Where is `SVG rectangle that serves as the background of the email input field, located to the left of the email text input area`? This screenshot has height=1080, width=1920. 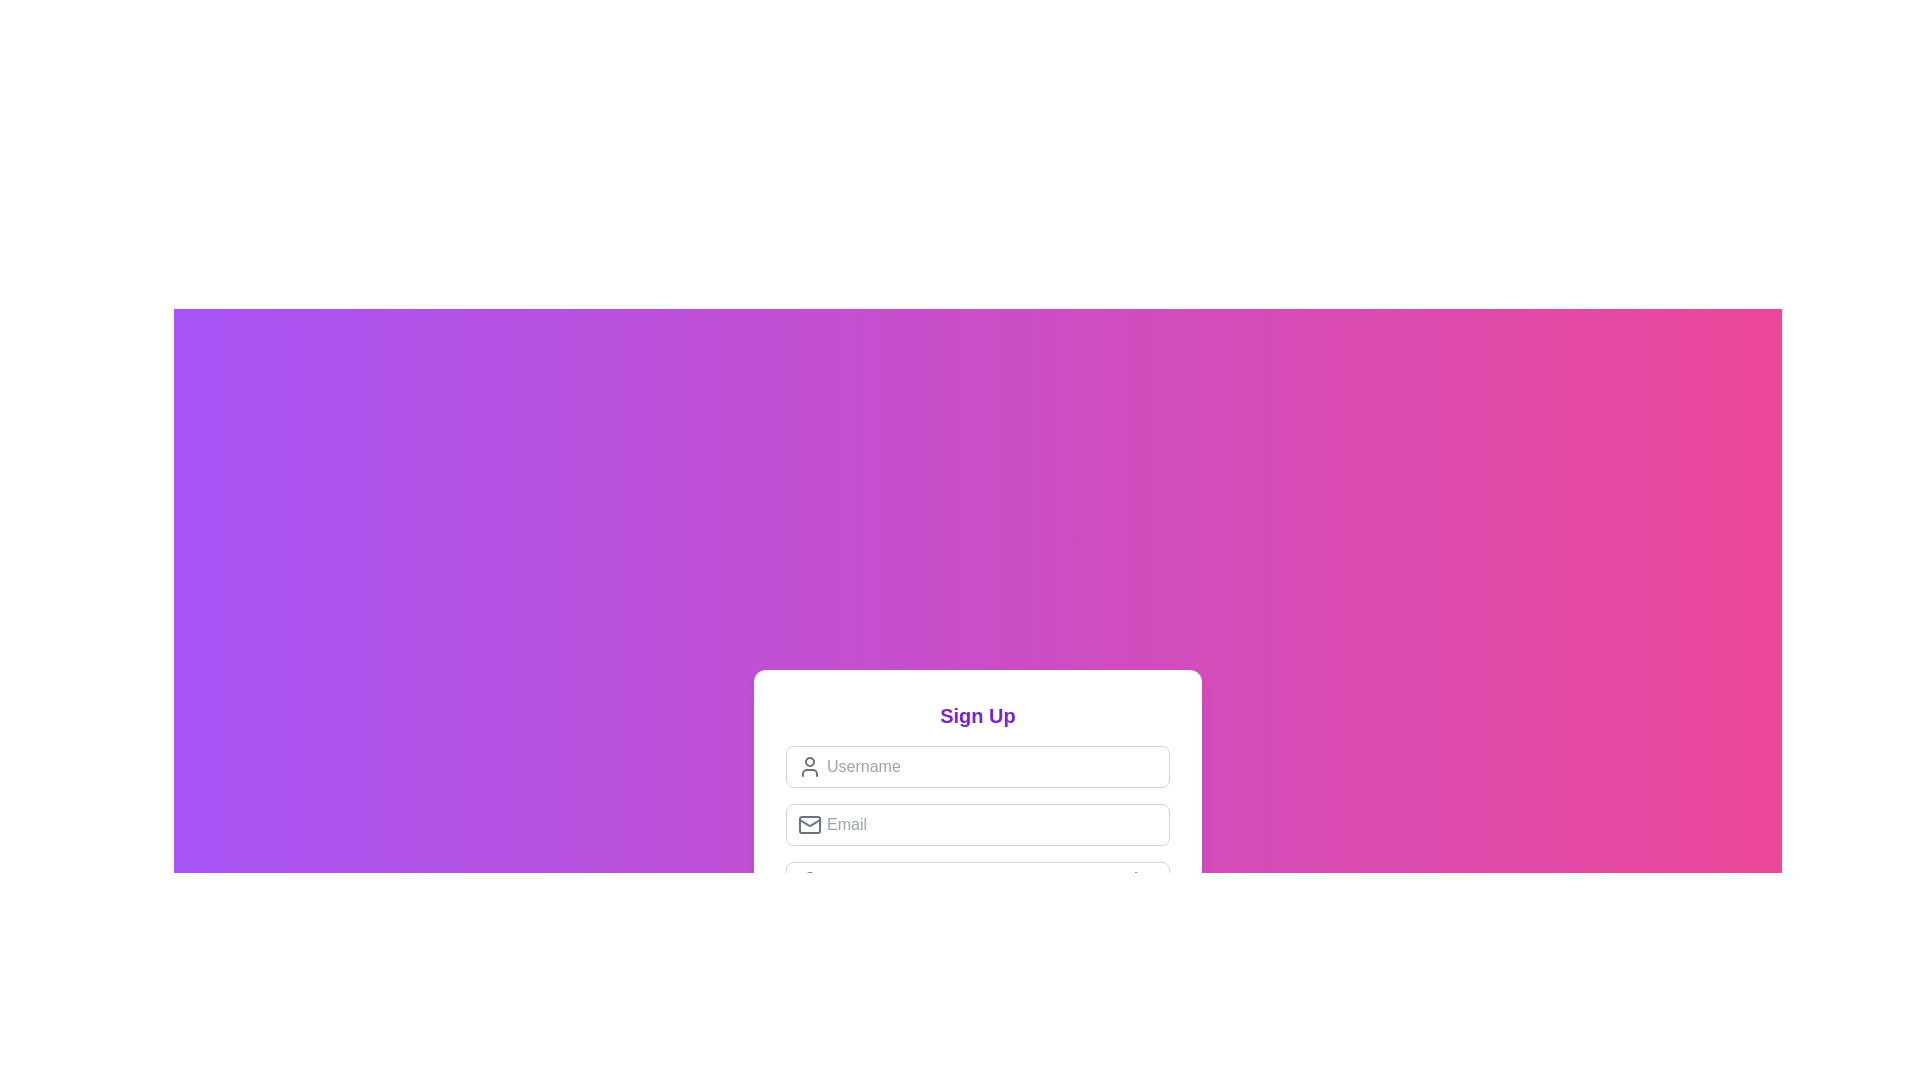
SVG rectangle that serves as the background of the email input field, located to the left of the email text input area is located at coordinates (810, 825).